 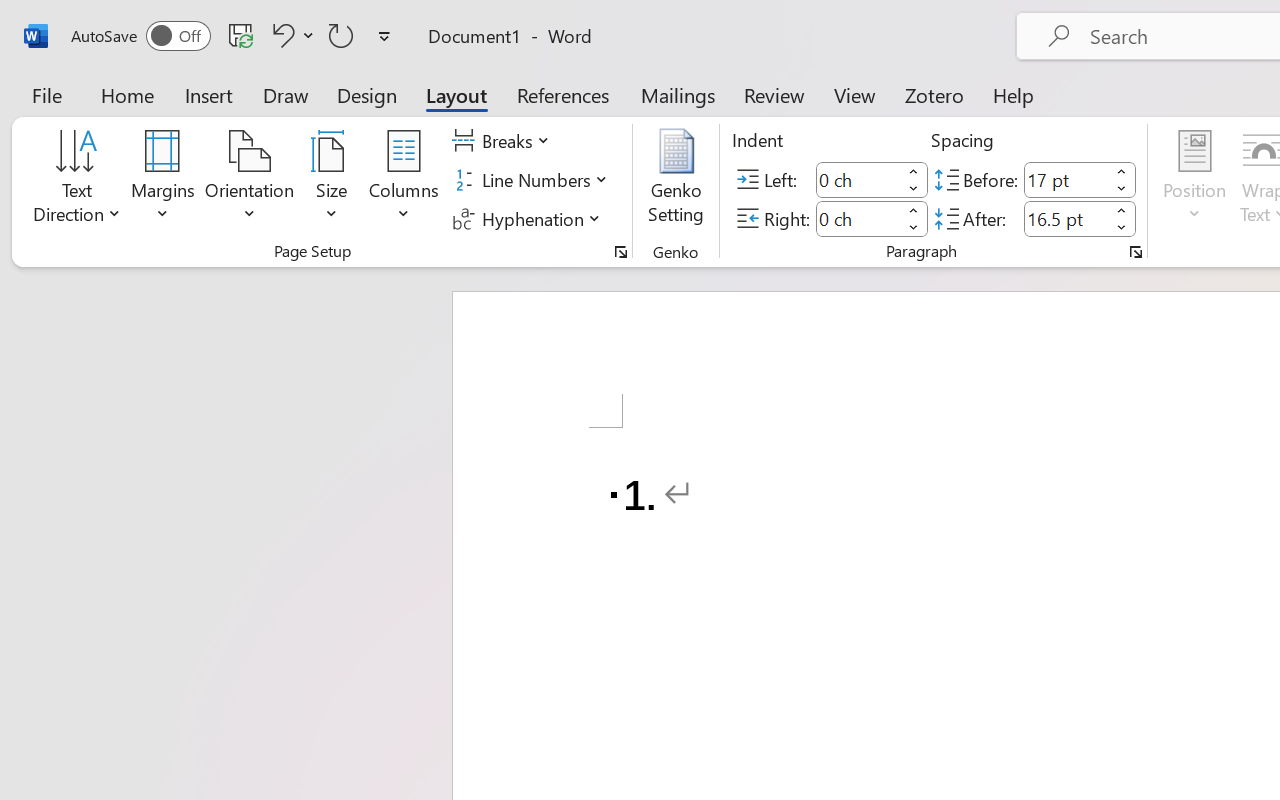 I want to click on 'Undo Number Default', so click(x=279, y=34).